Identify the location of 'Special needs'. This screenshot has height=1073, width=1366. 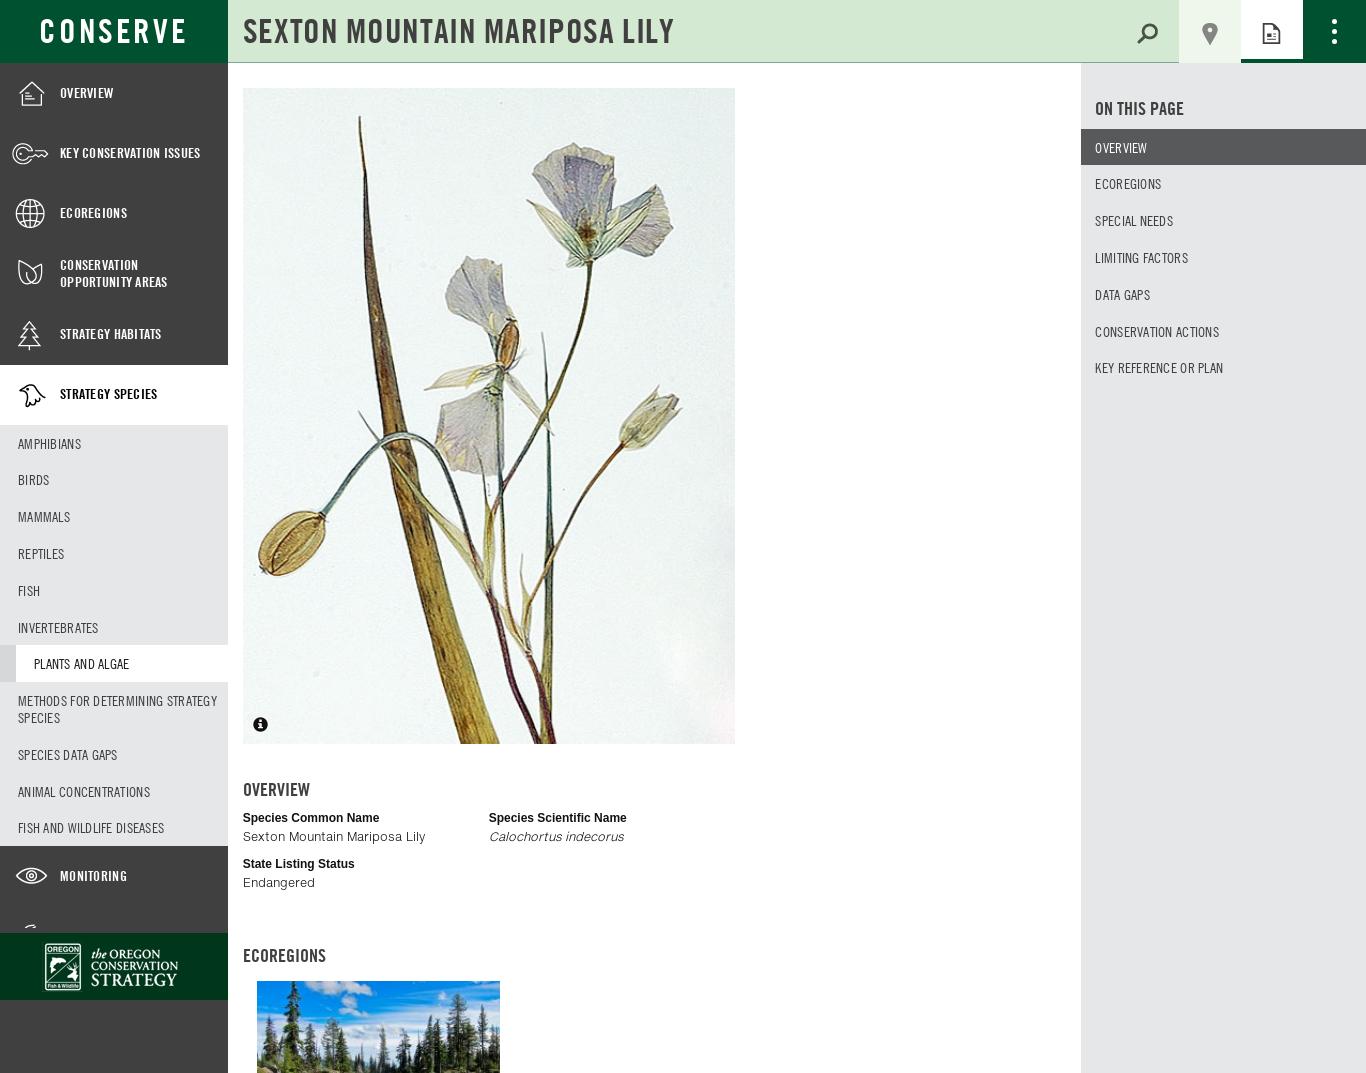
(1133, 219).